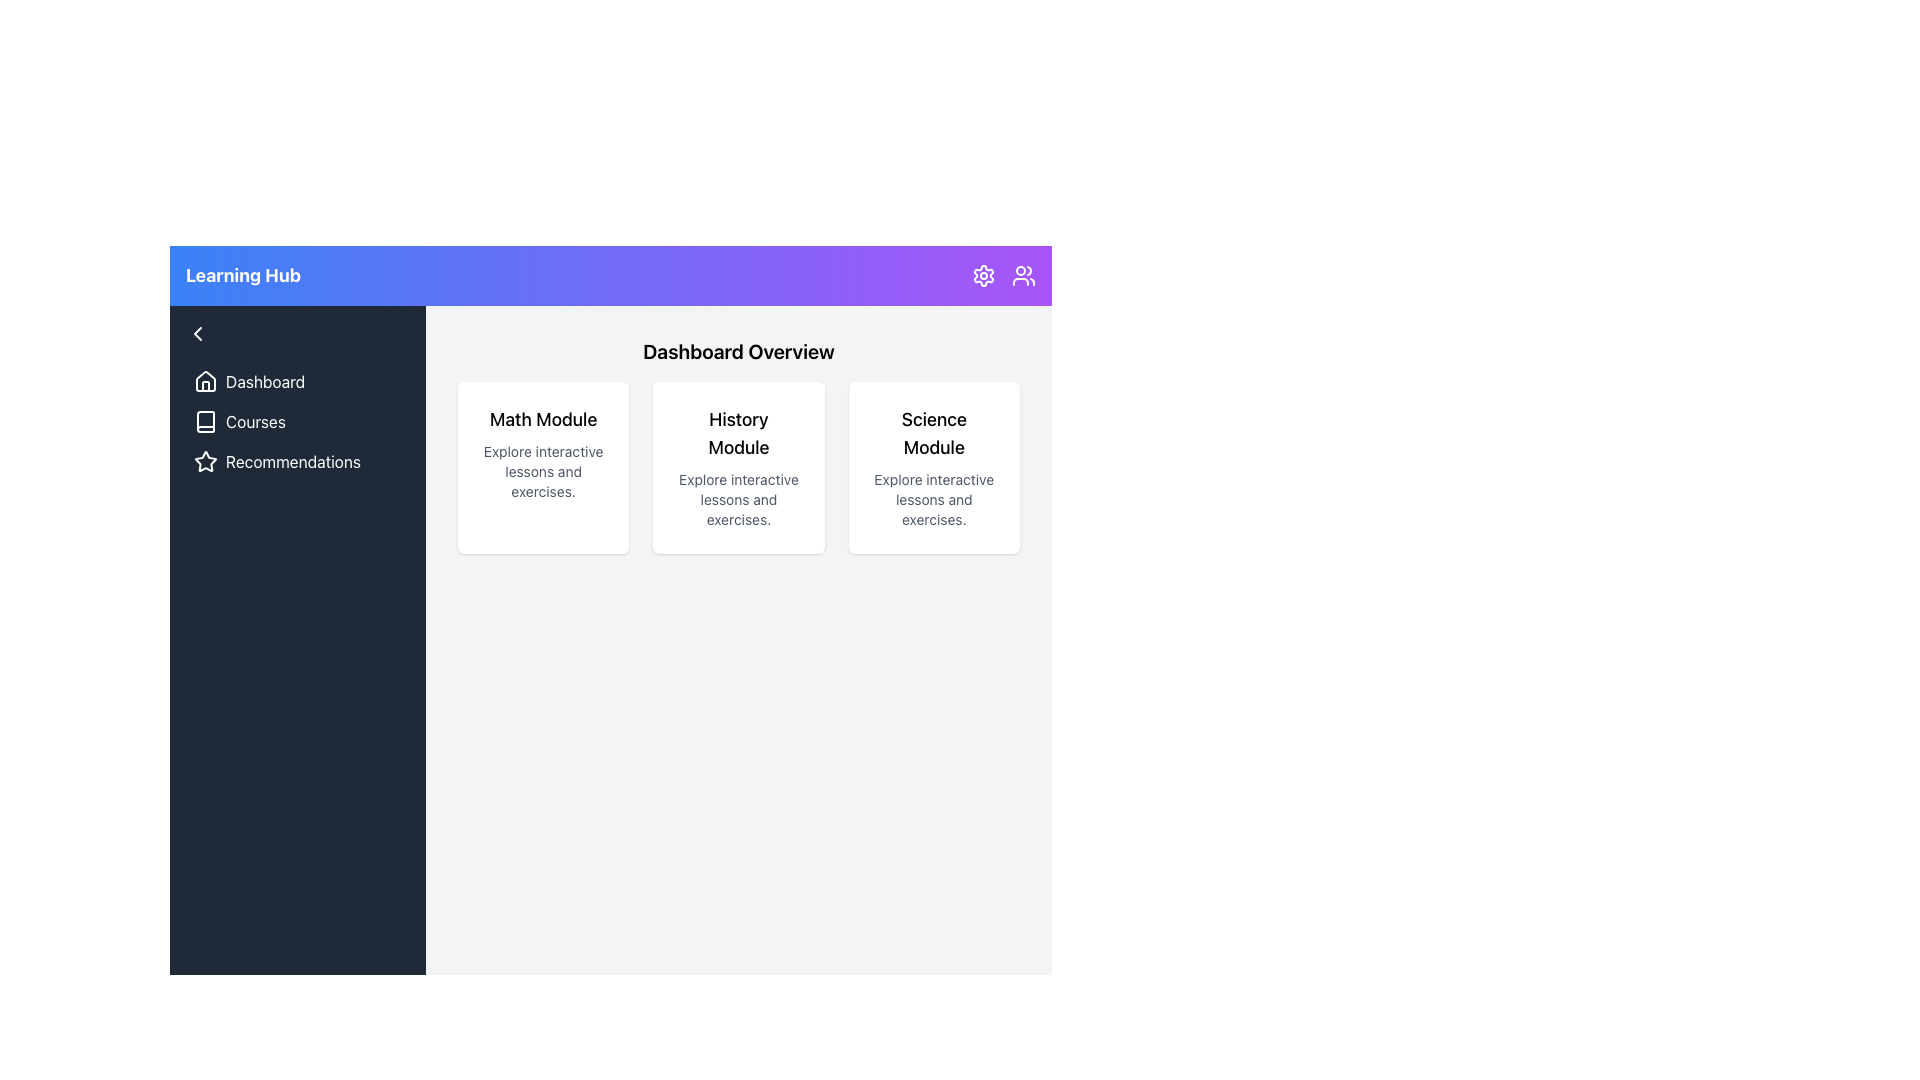 The image size is (1920, 1080). I want to click on the 'Recommendations' navigation menu item, which features a star icon on the left and is the third item in the vertical navigation list, so click(296, 462).